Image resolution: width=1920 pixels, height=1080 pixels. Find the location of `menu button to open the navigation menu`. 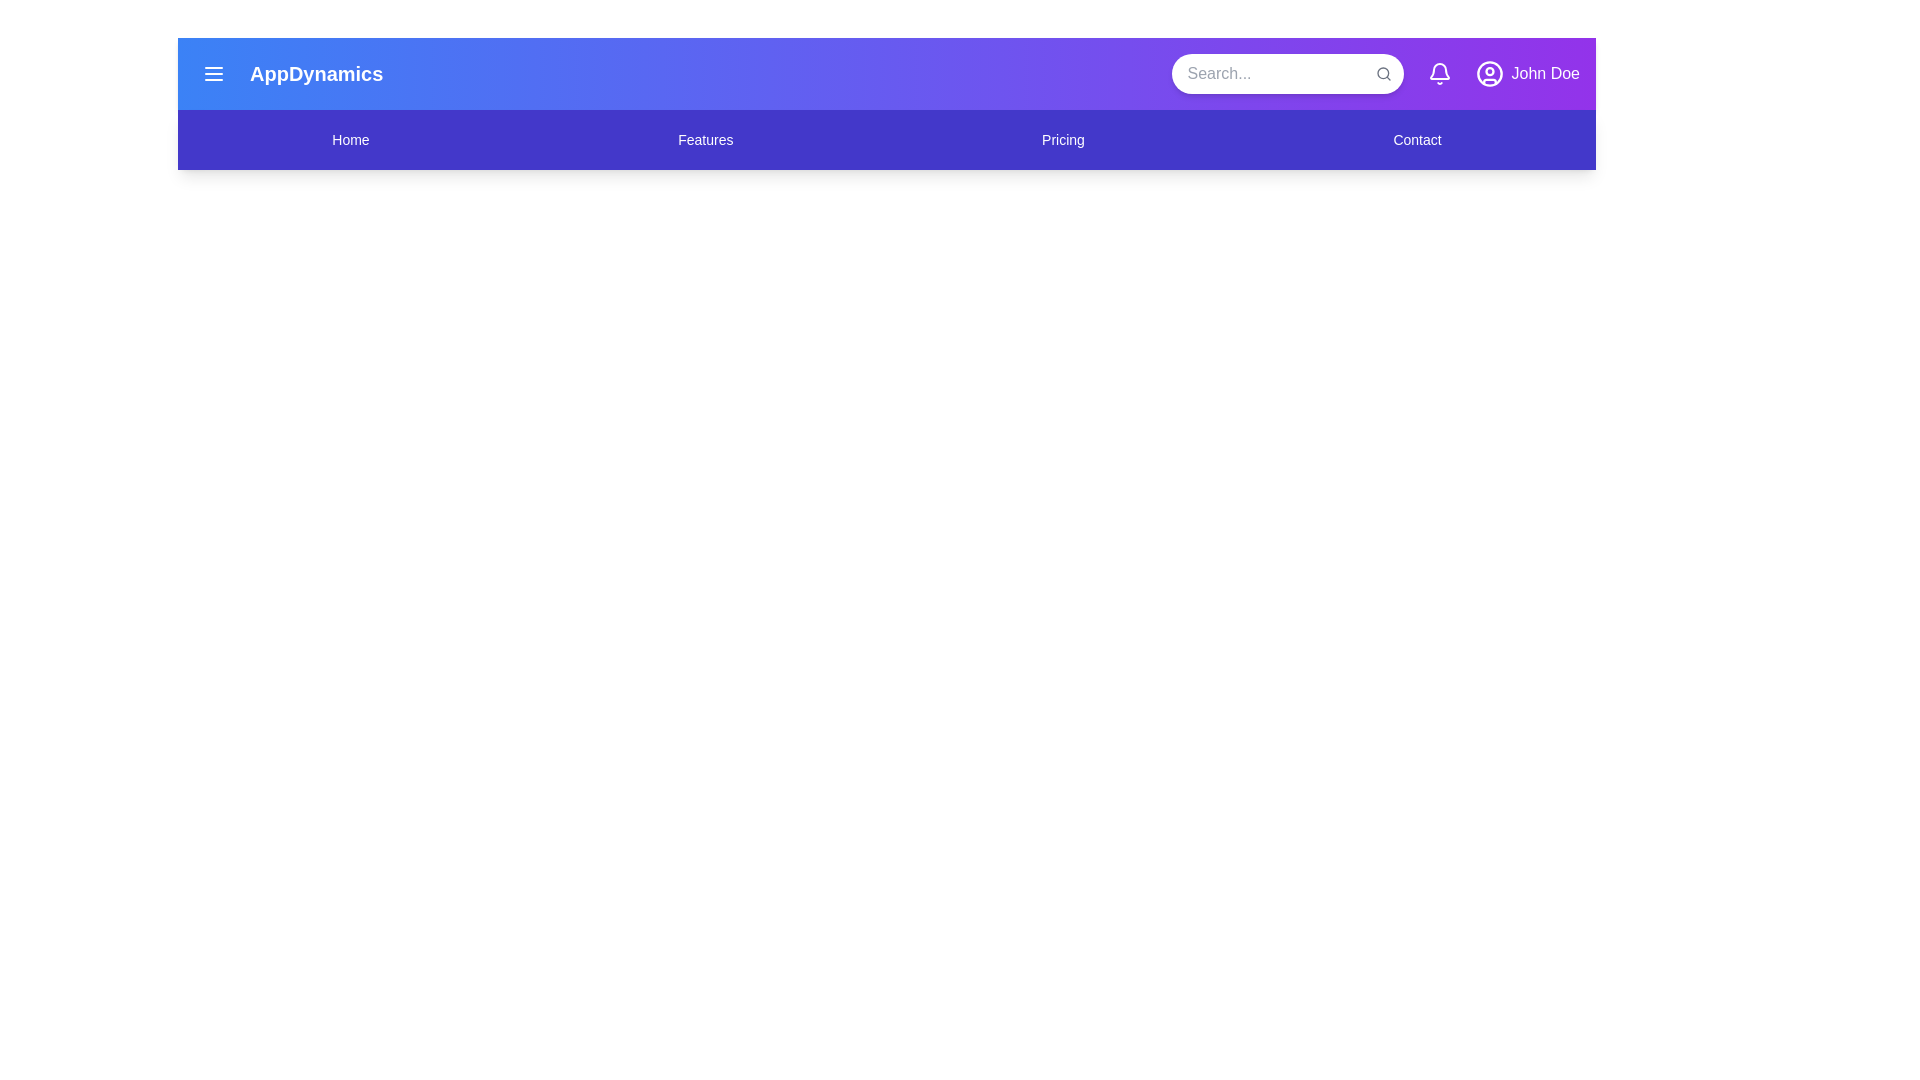

menu button to open the navigation menu is located at coordinates (214, 72).